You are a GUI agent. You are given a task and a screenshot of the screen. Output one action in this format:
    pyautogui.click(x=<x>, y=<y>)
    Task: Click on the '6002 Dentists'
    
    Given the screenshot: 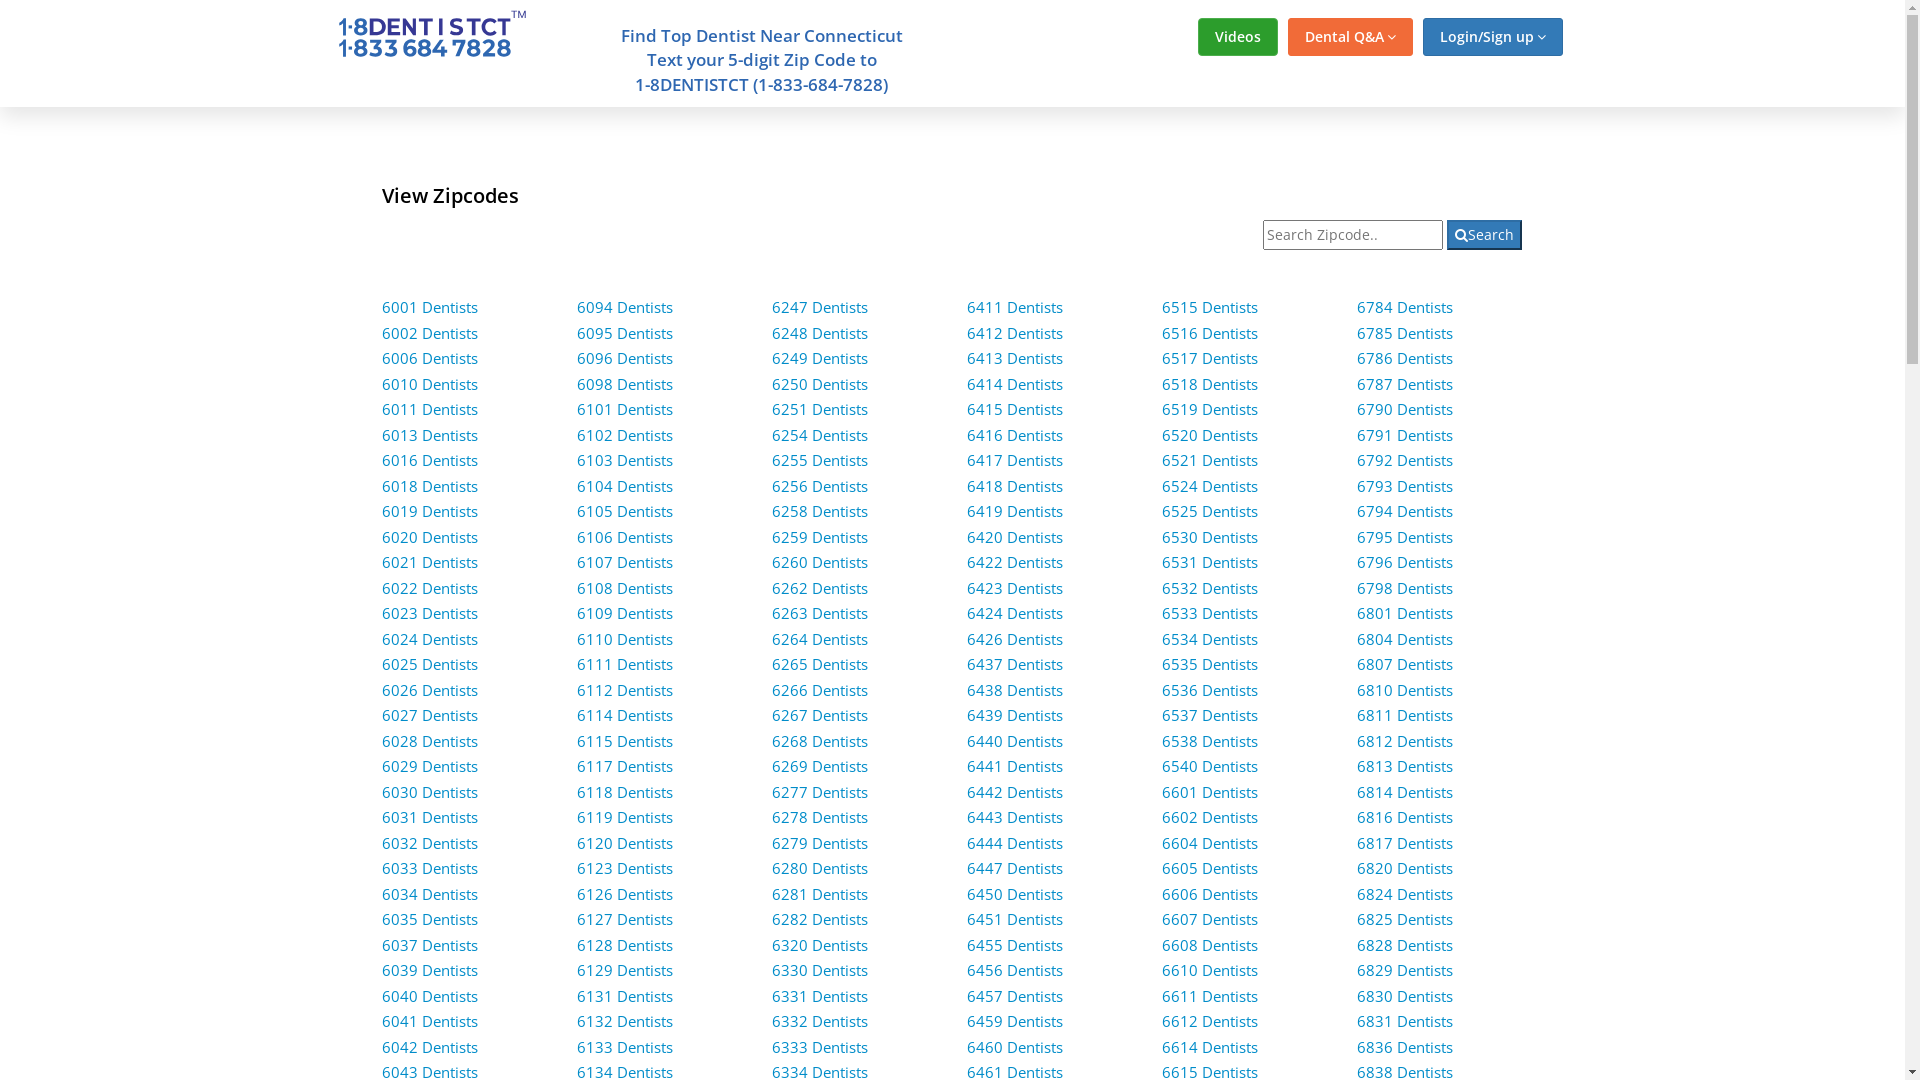 What is the action you would take?
    pyautogui.click(x=382, y=331)
    